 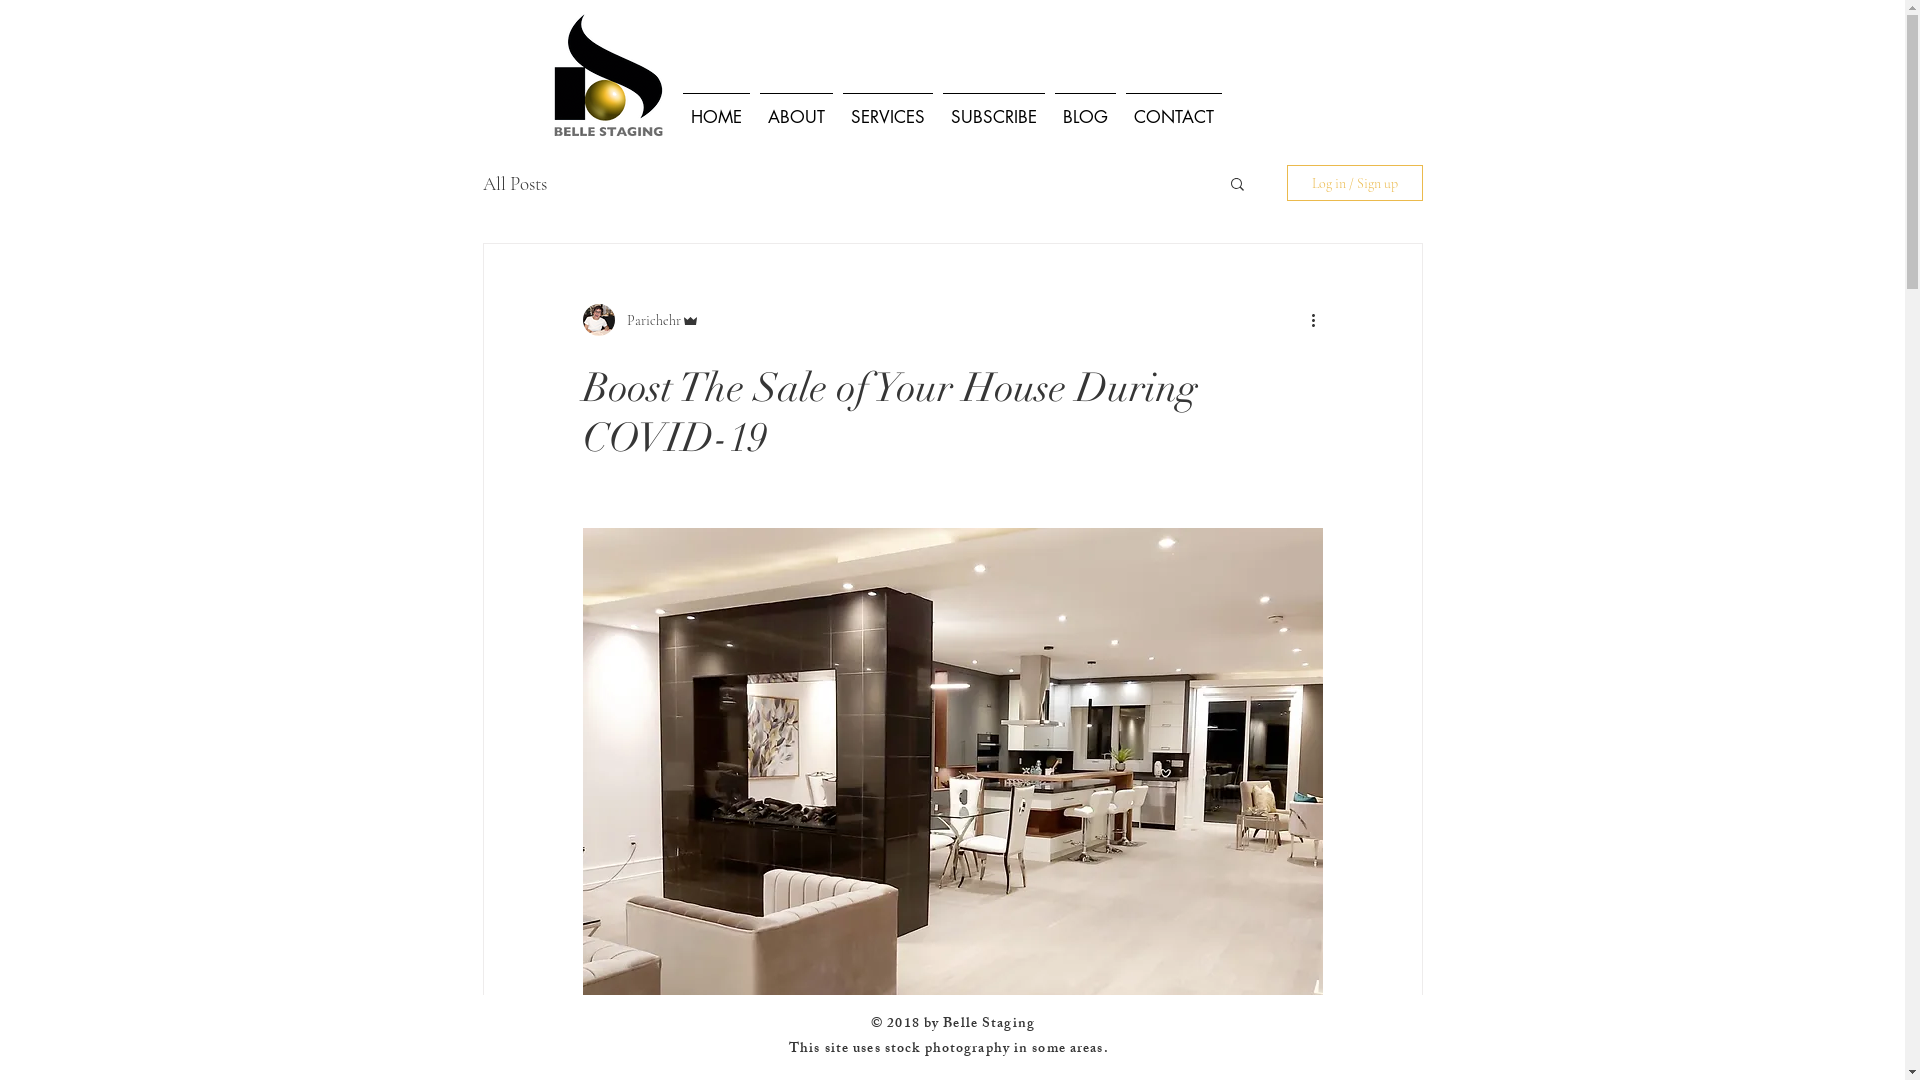 I want to click on 'ABOUT', so click(x=753, y=108).